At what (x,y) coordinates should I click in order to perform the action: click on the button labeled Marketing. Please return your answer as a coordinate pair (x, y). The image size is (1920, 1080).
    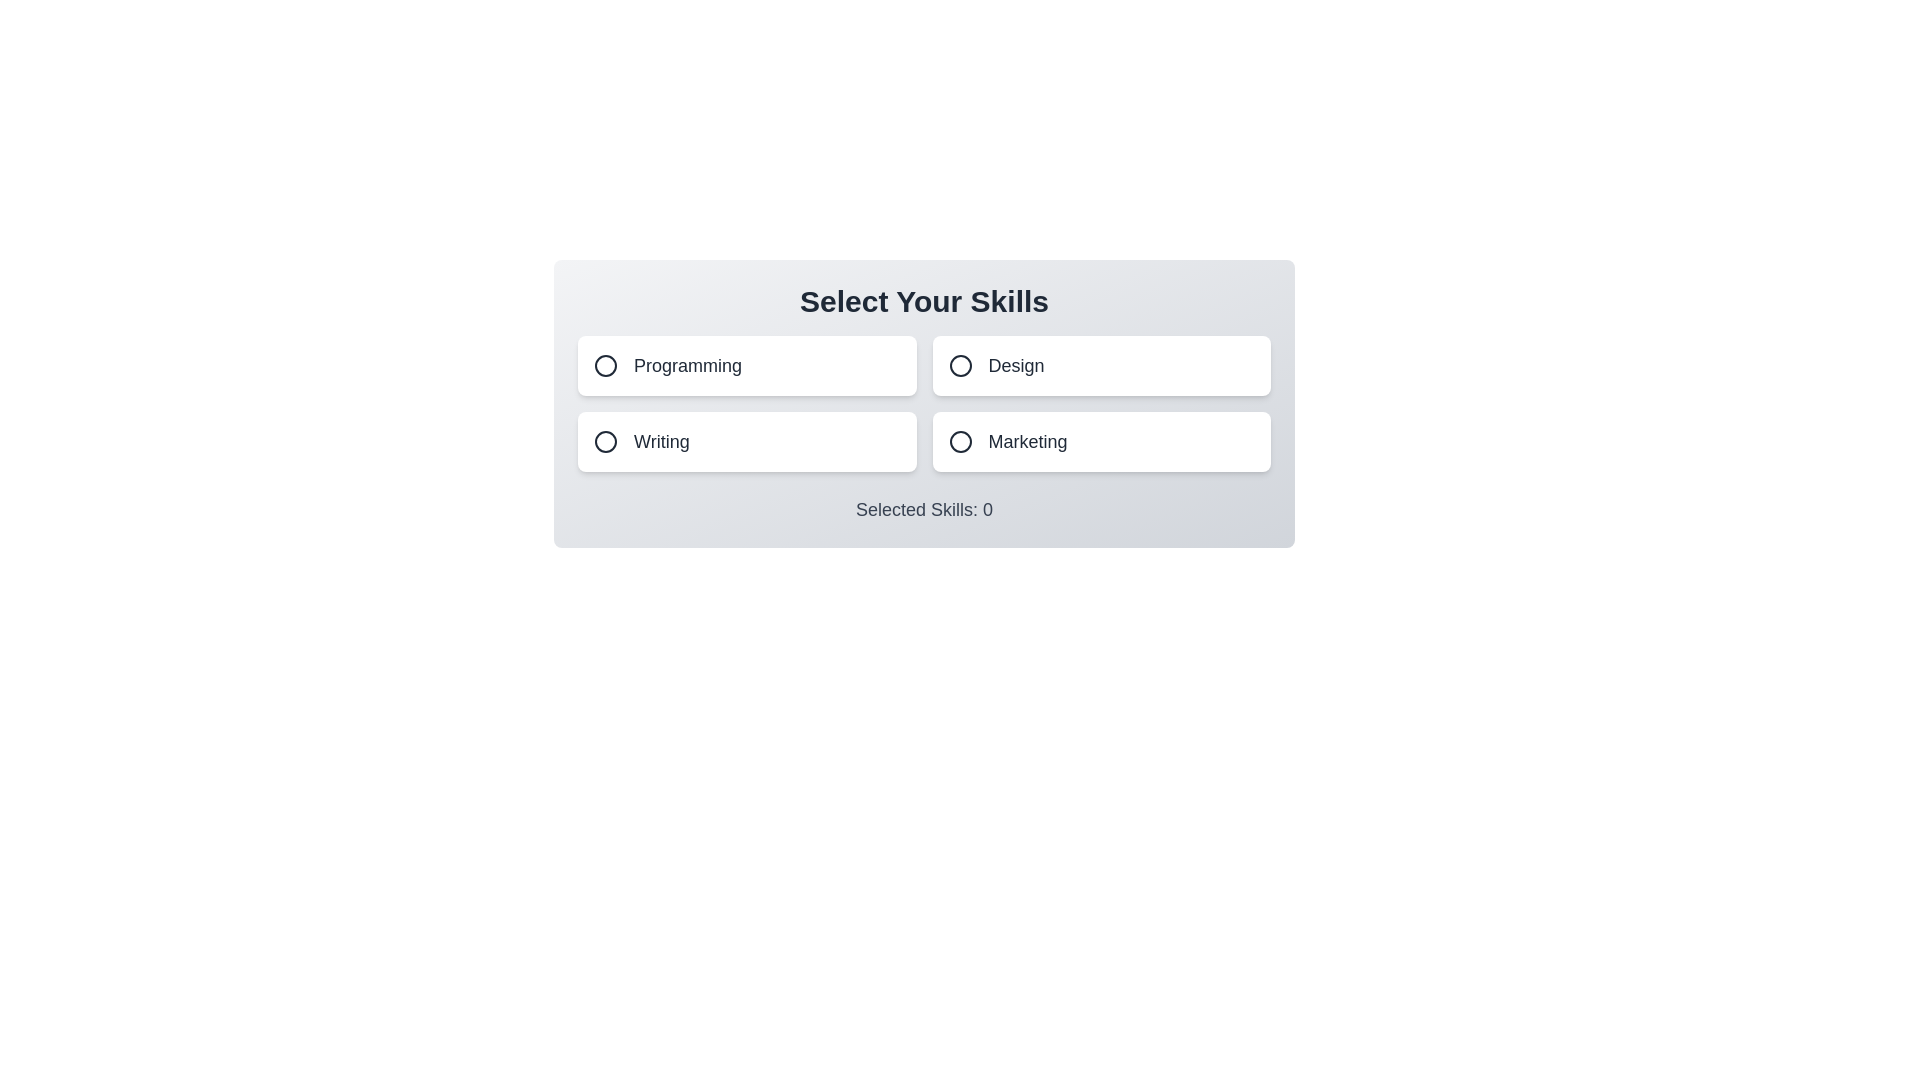
    Looking at the image, I should click on (1100, 441).